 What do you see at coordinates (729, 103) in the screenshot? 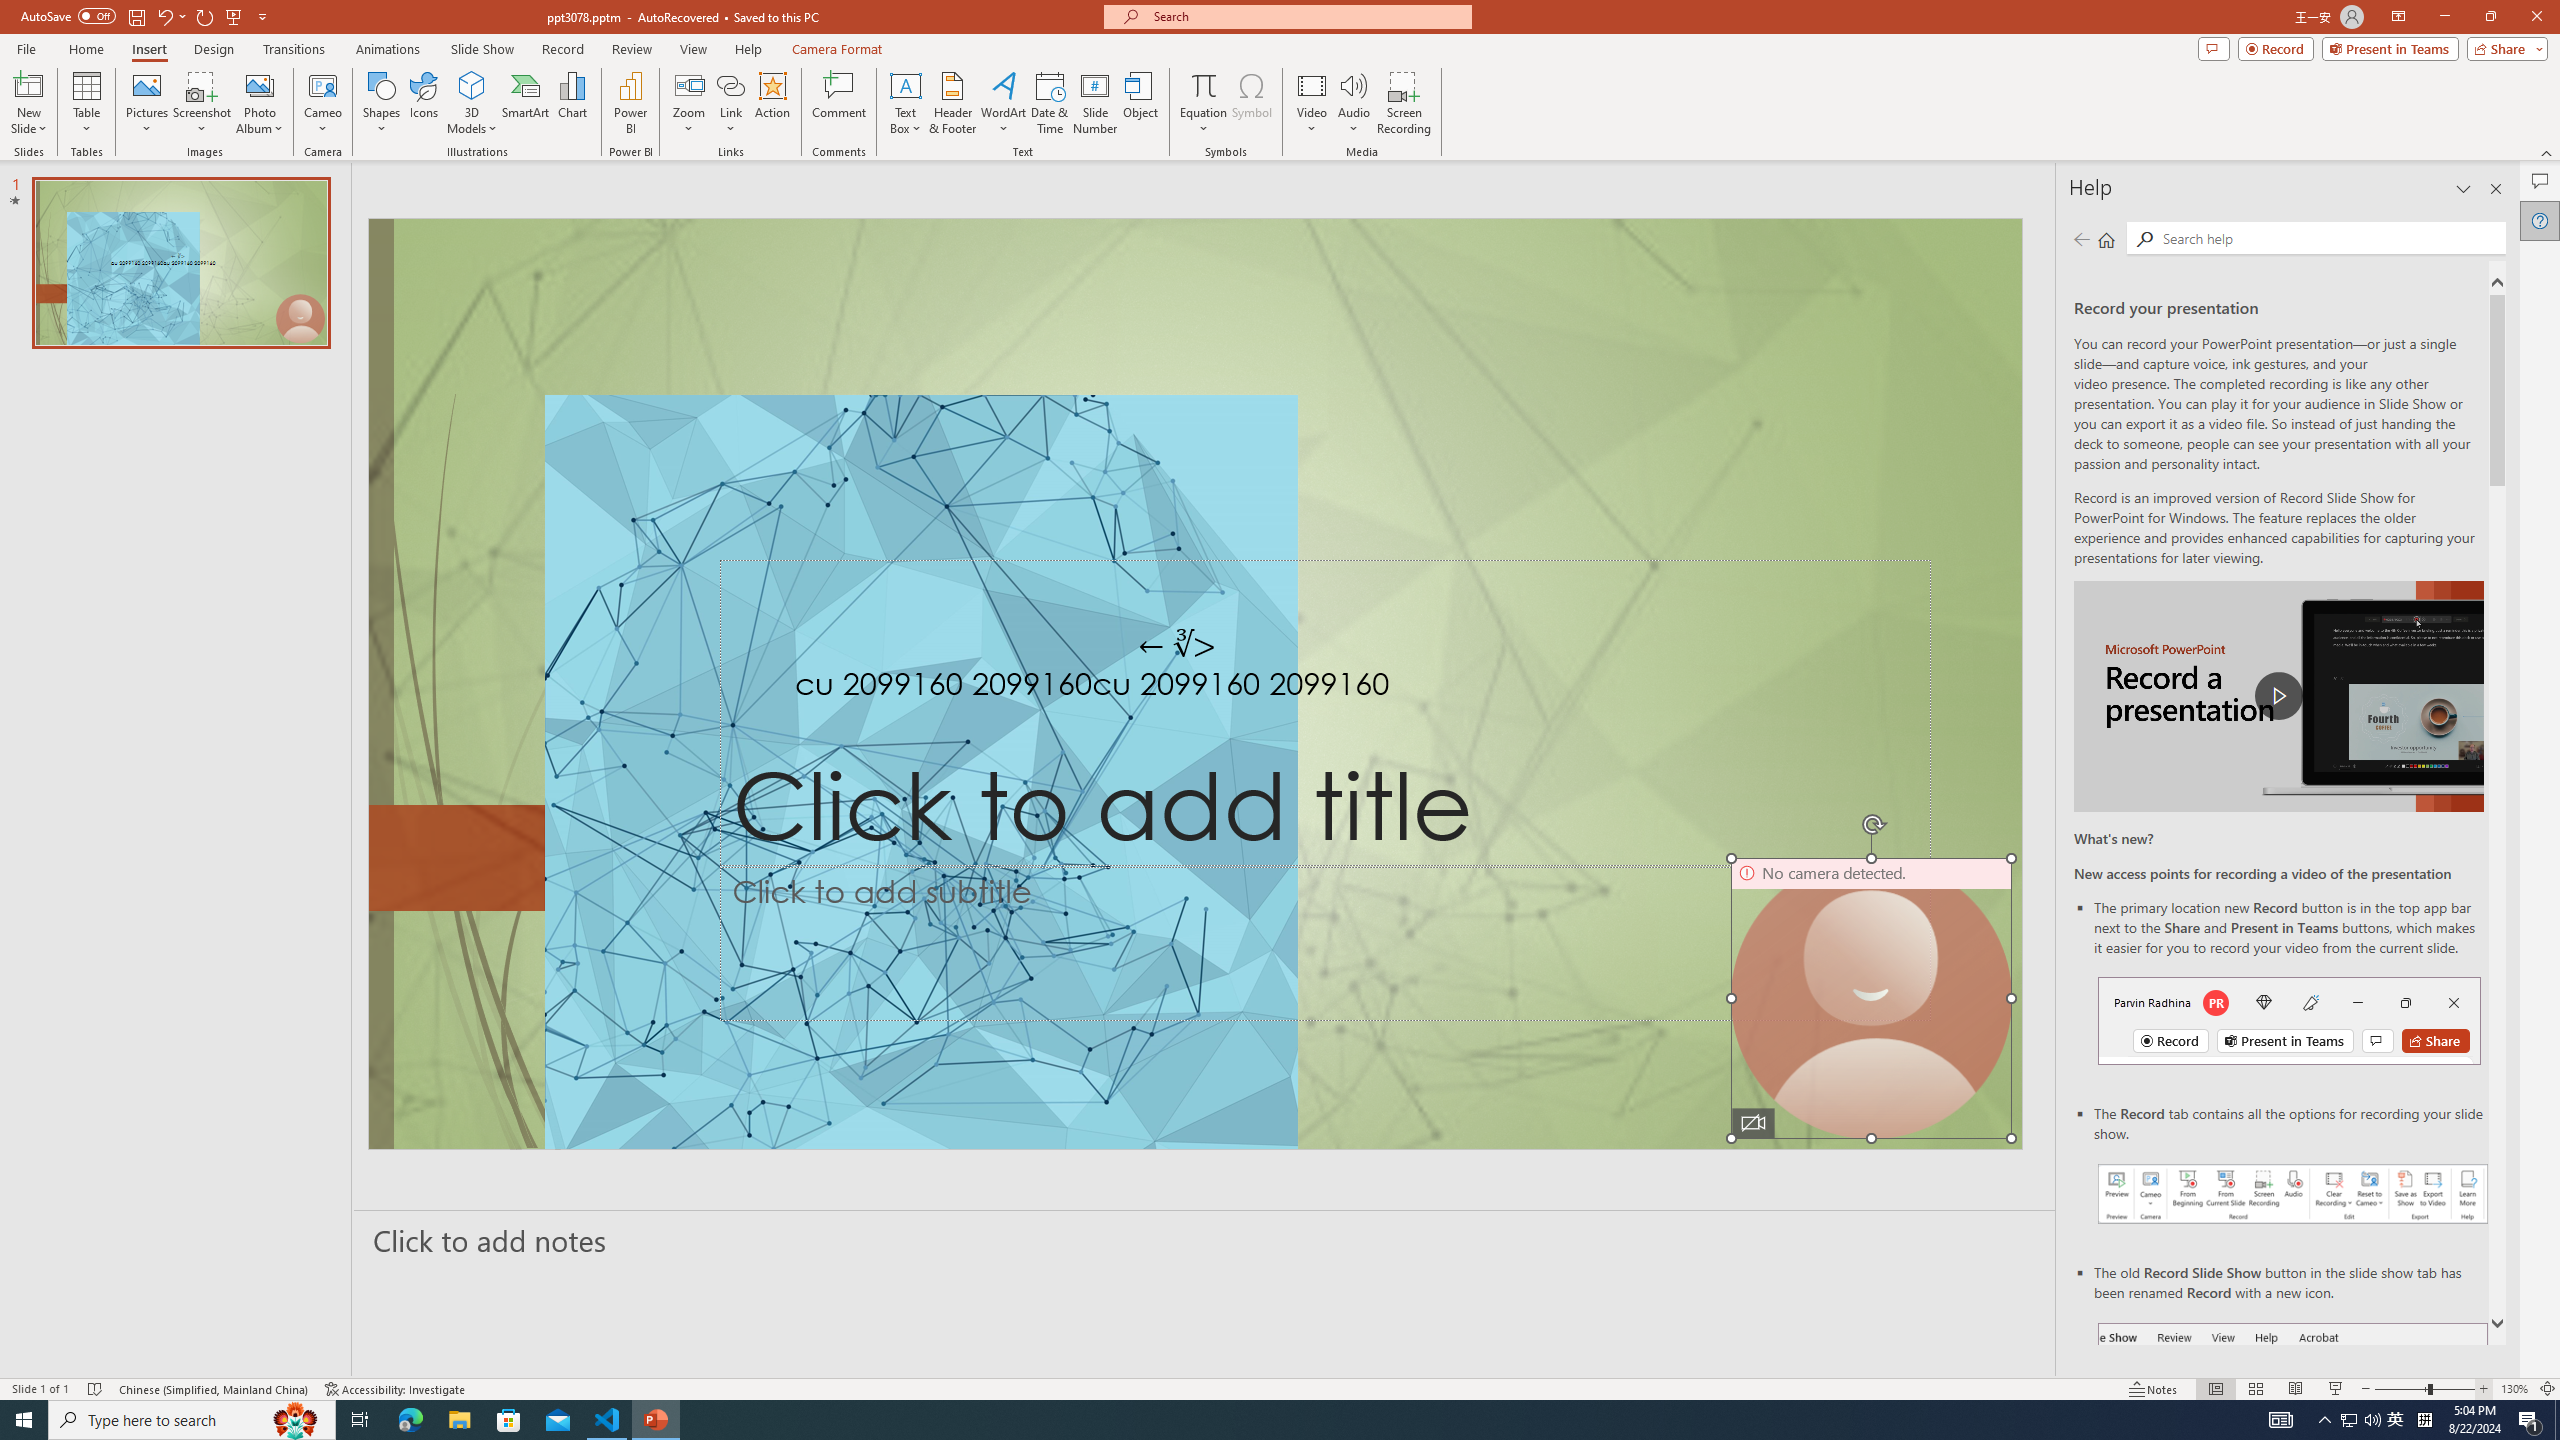
I see `'Link'` at bounding box center [729, 103].